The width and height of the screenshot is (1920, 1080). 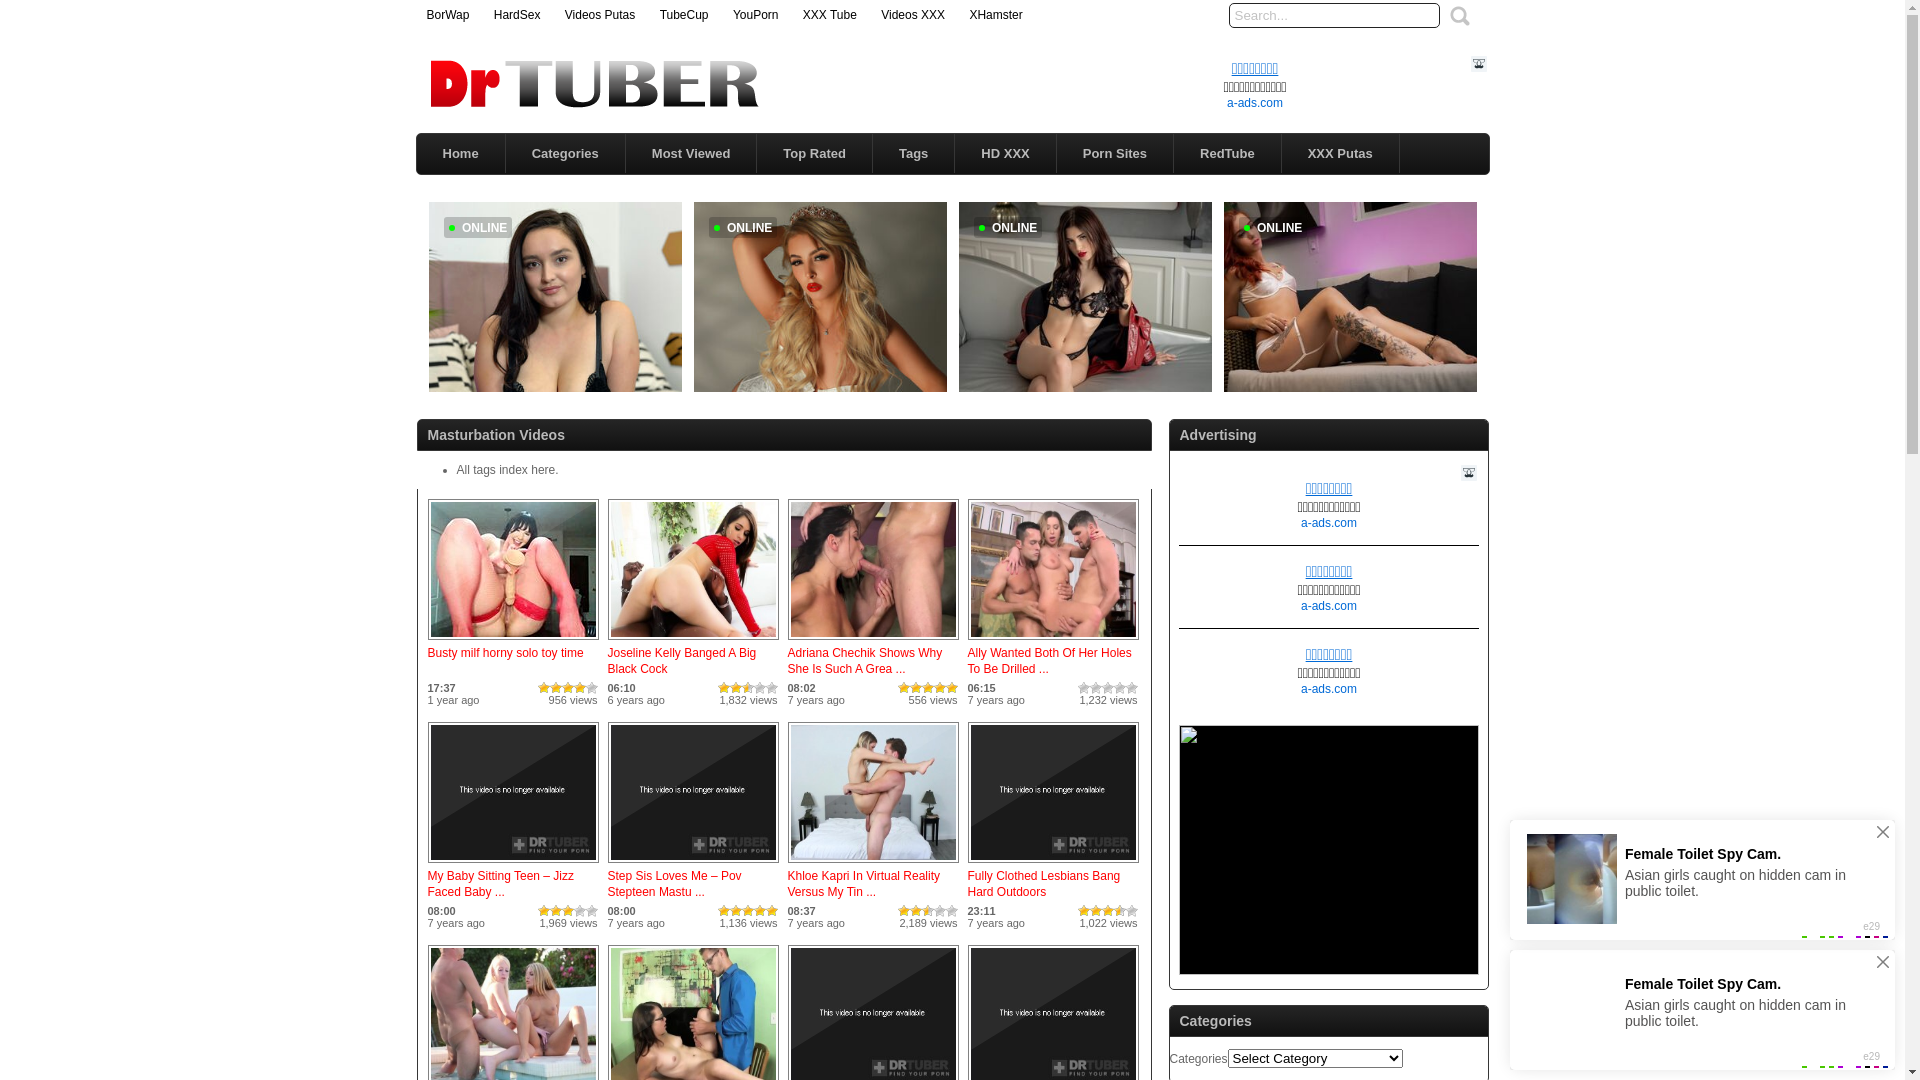 What do you see at coordinates (1113, 152) in the screenshot?
I see `'Porn Sites'` at bounding box center [1113, 152].